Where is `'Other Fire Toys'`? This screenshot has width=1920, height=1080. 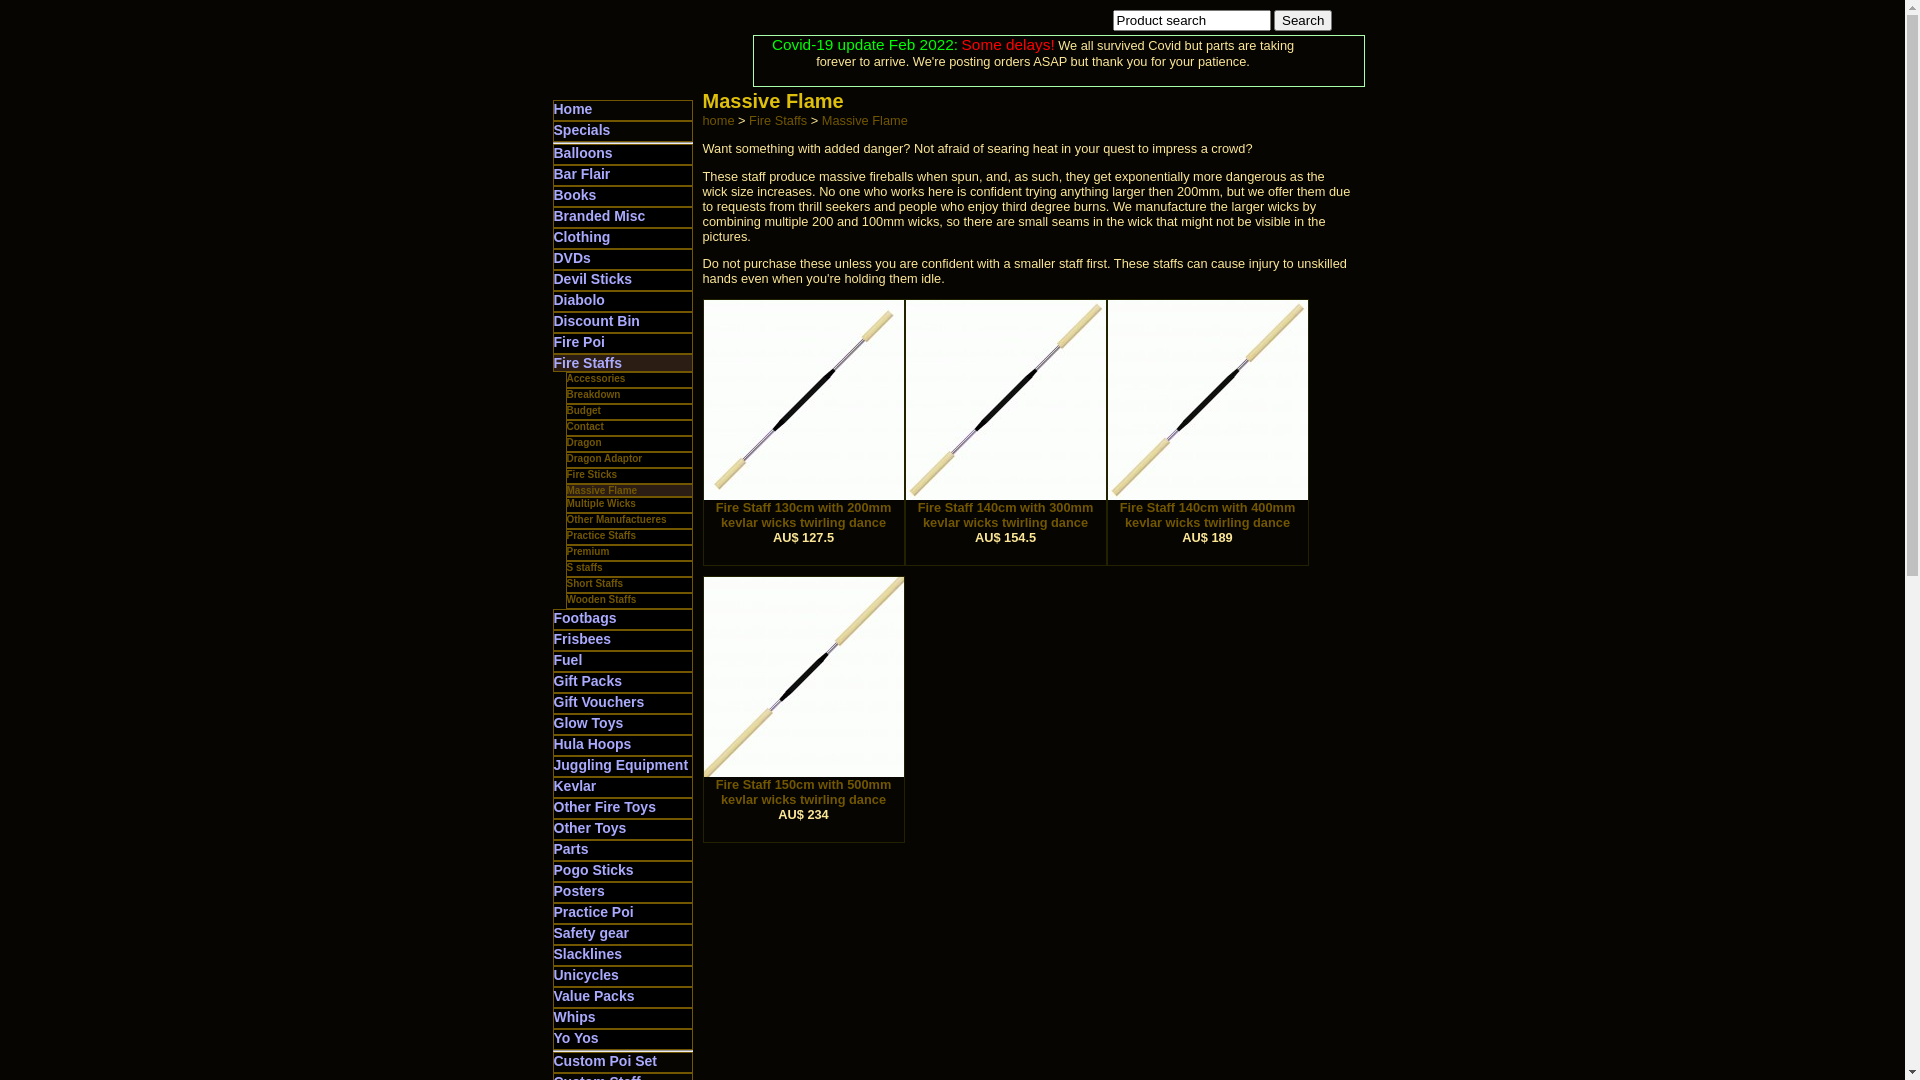 'Other Fire Toys' is located at coordinates (603, 805).